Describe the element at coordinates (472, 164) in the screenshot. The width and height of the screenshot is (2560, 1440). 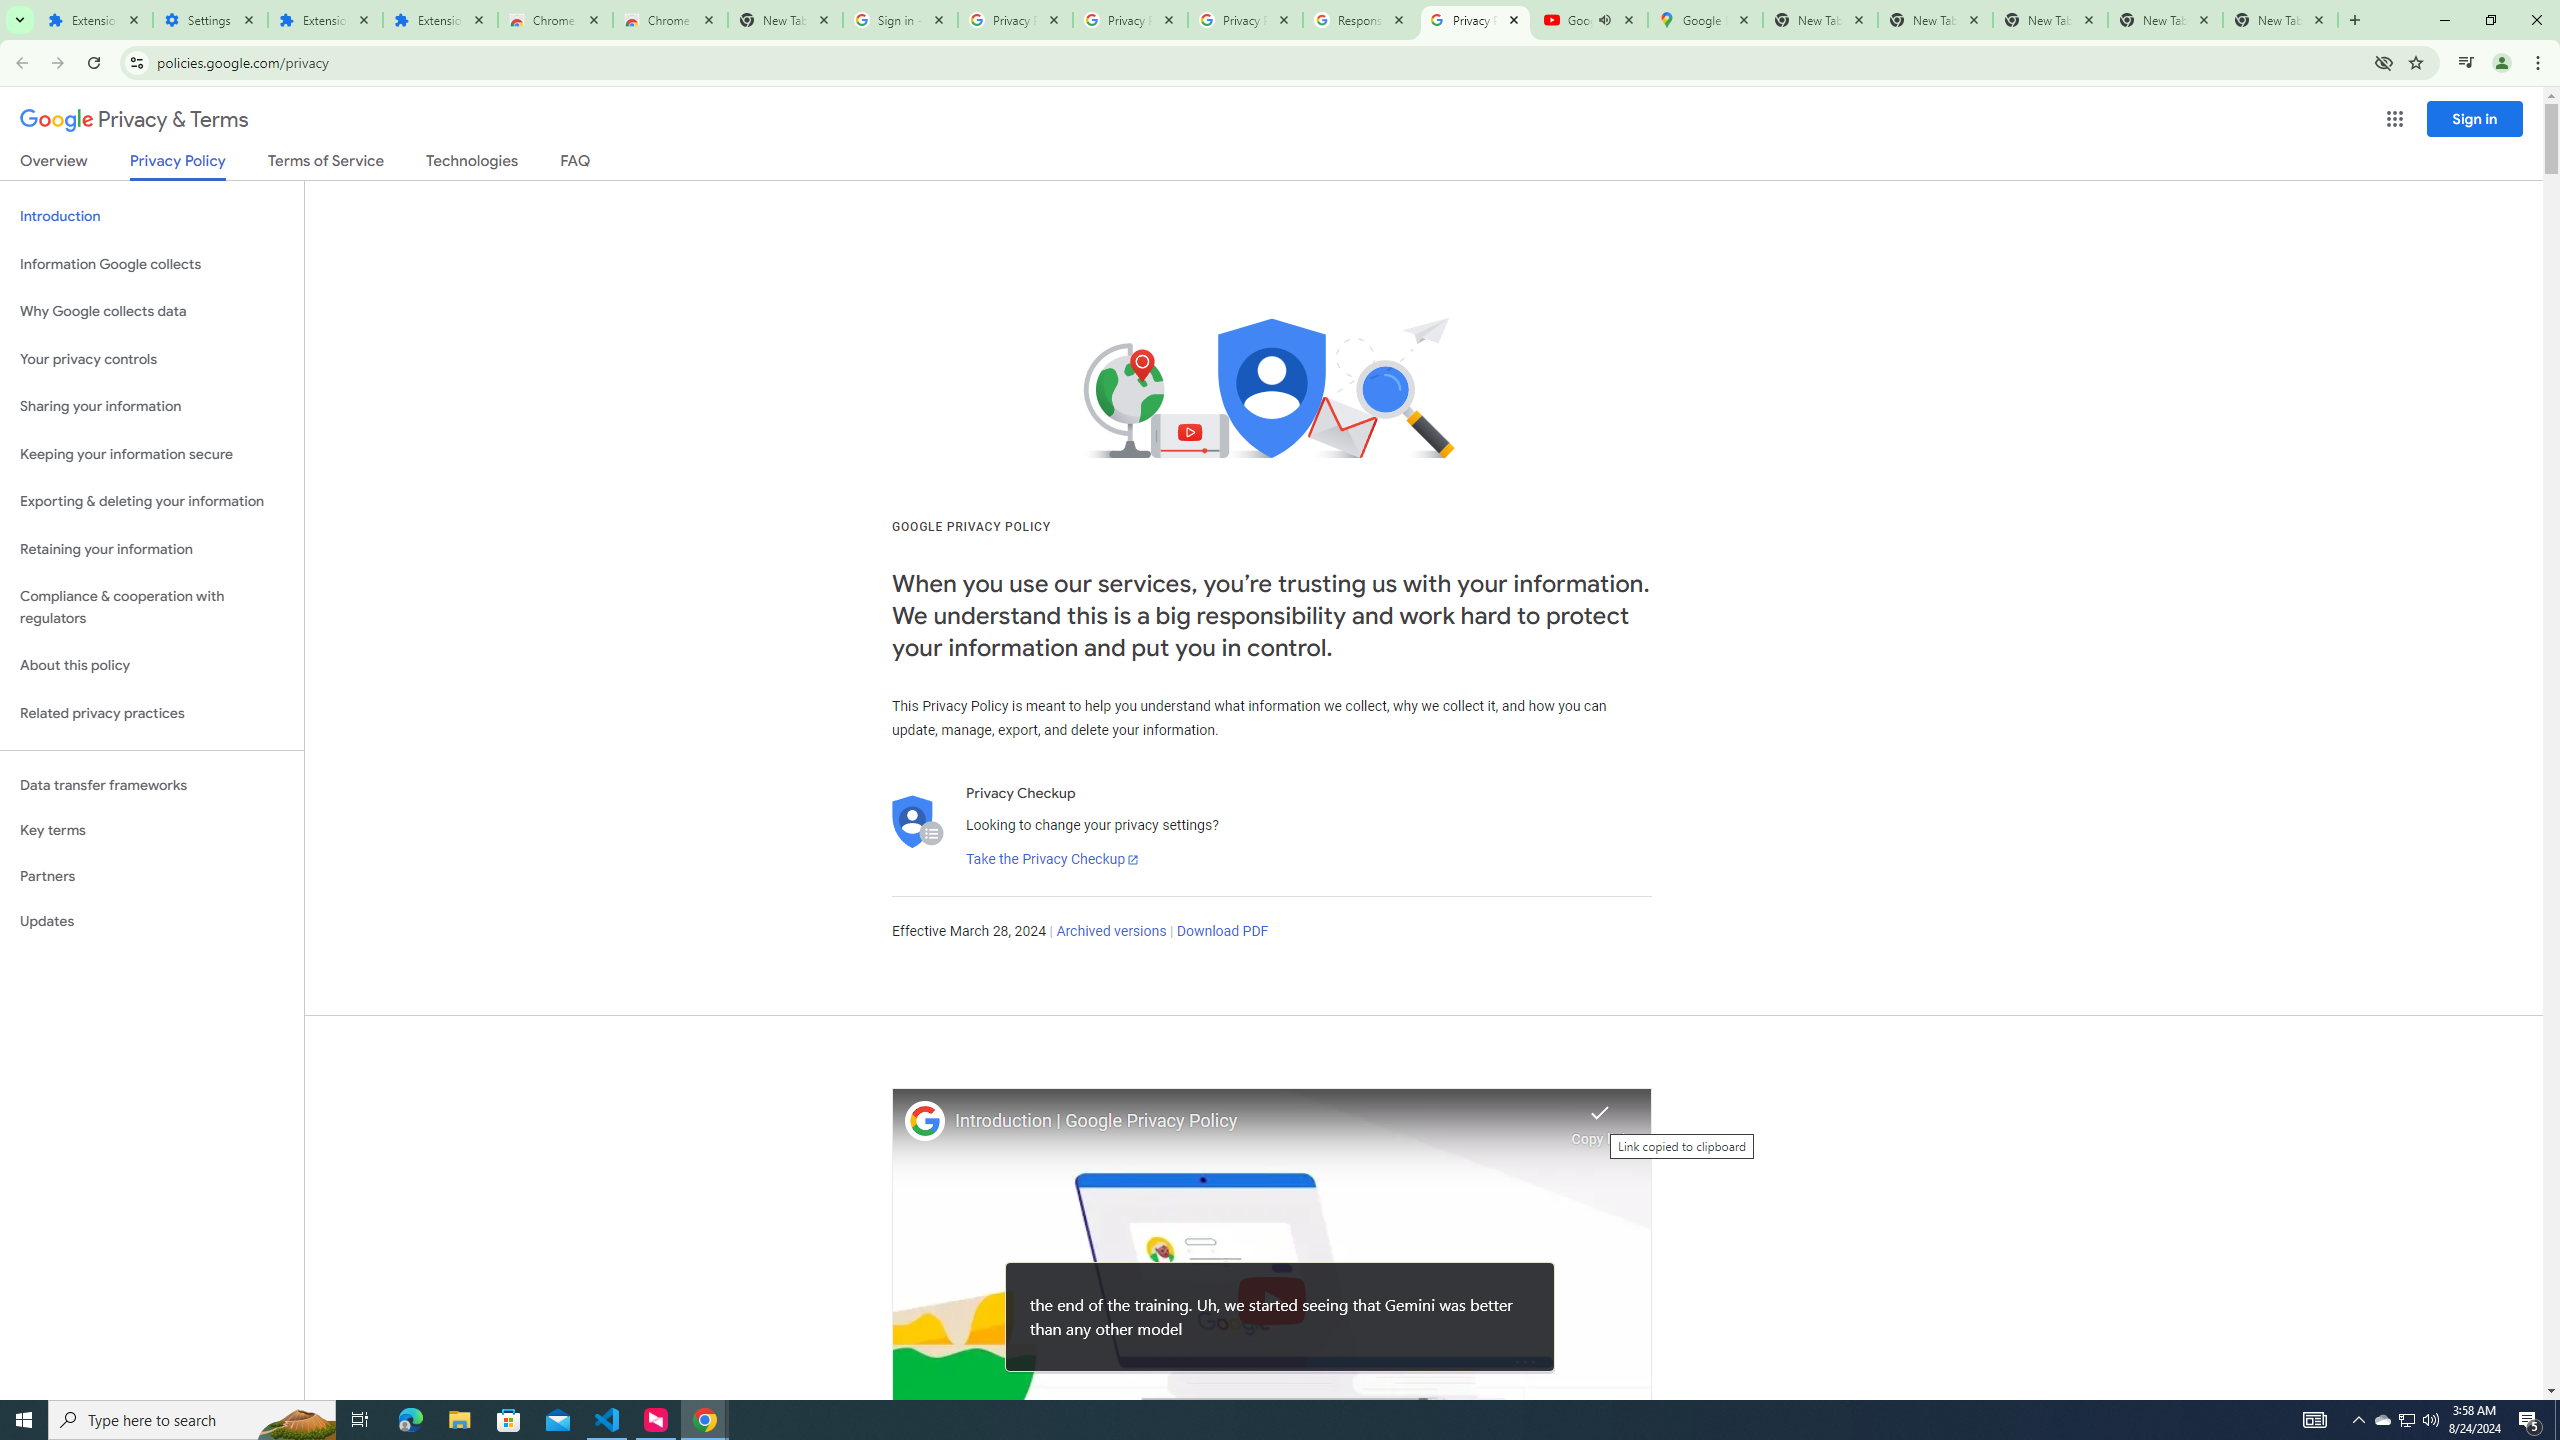
I see `'Technologies'` at that location.